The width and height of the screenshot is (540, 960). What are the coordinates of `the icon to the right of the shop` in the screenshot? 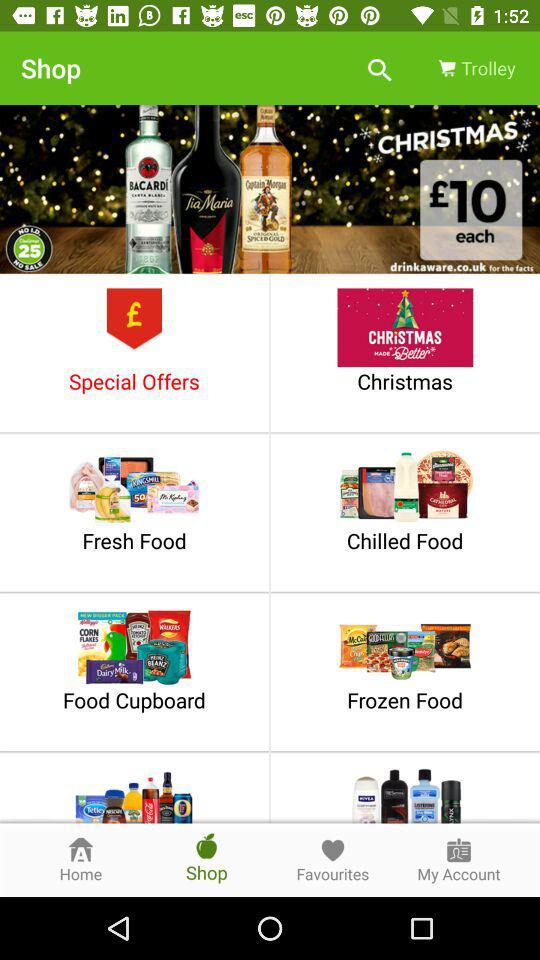 It's located at (379, 68).